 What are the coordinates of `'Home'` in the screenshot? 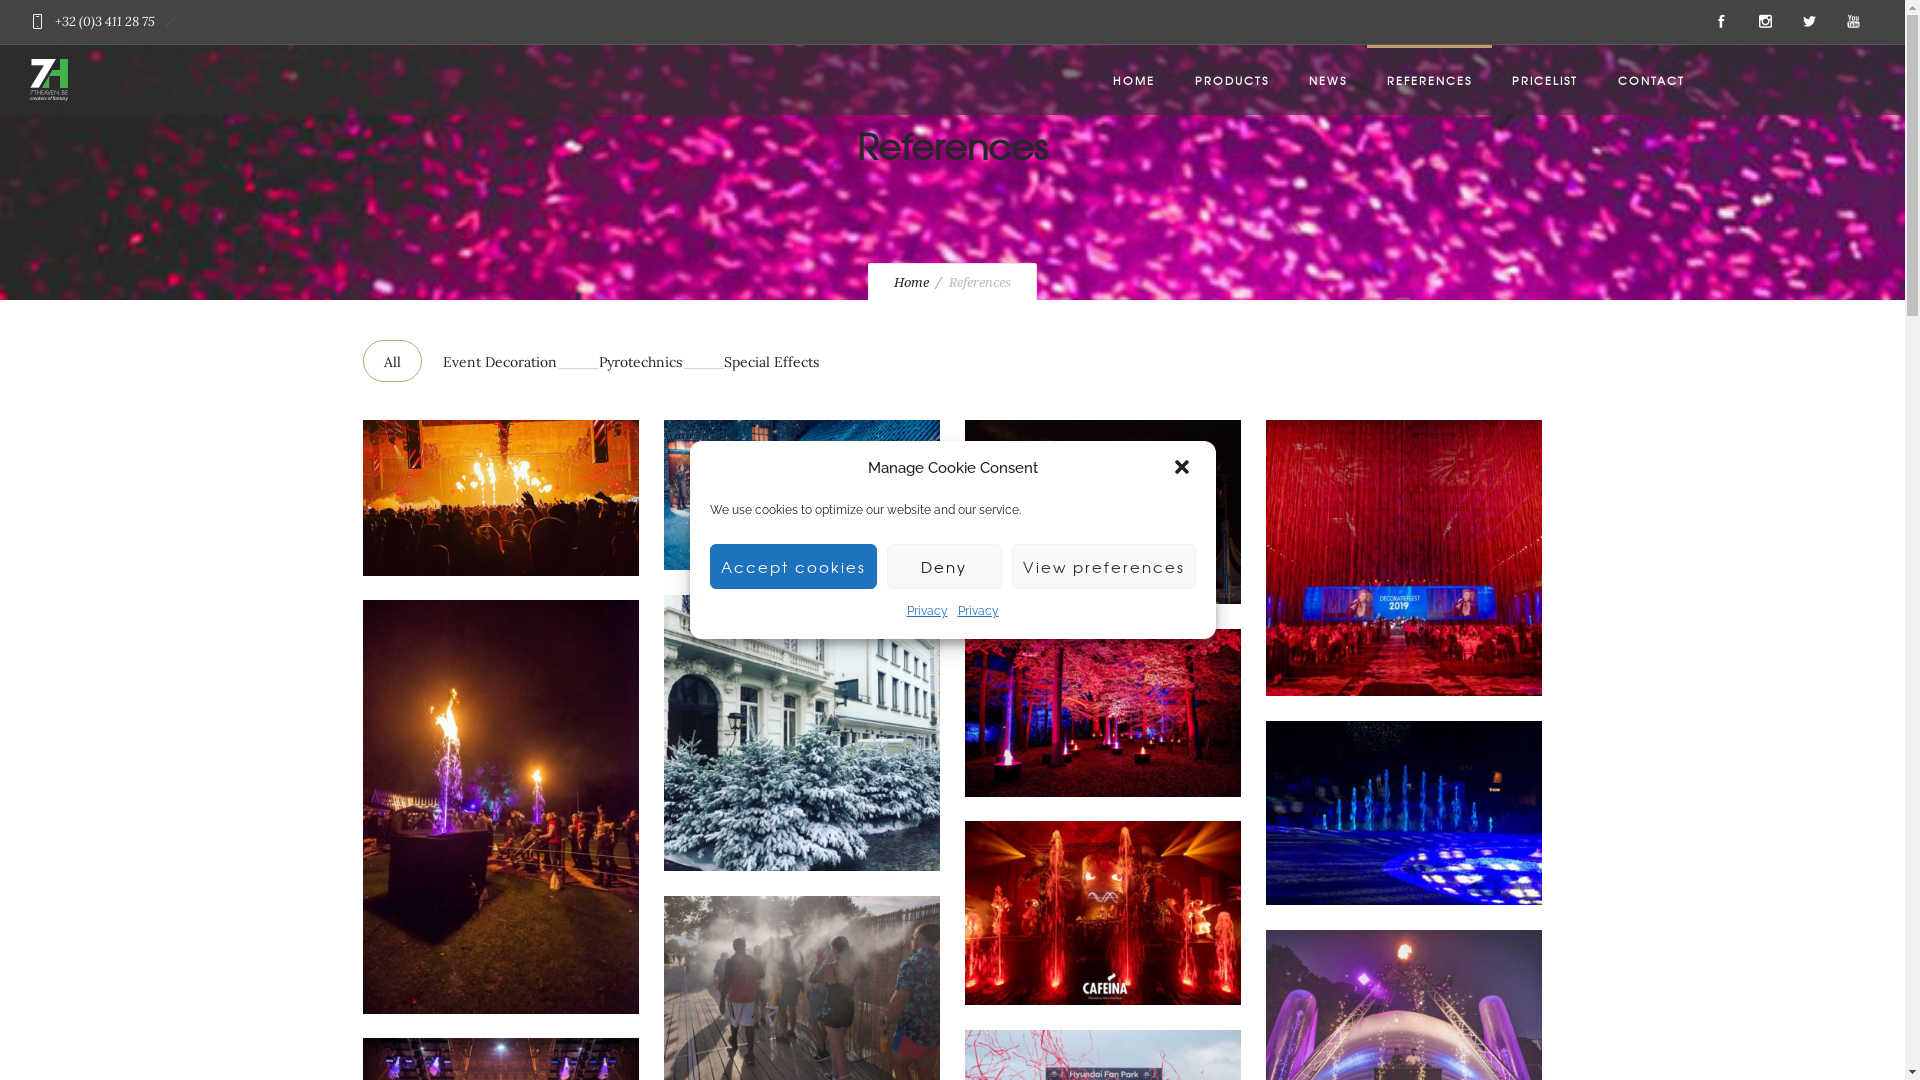 It's located at (910, 282).